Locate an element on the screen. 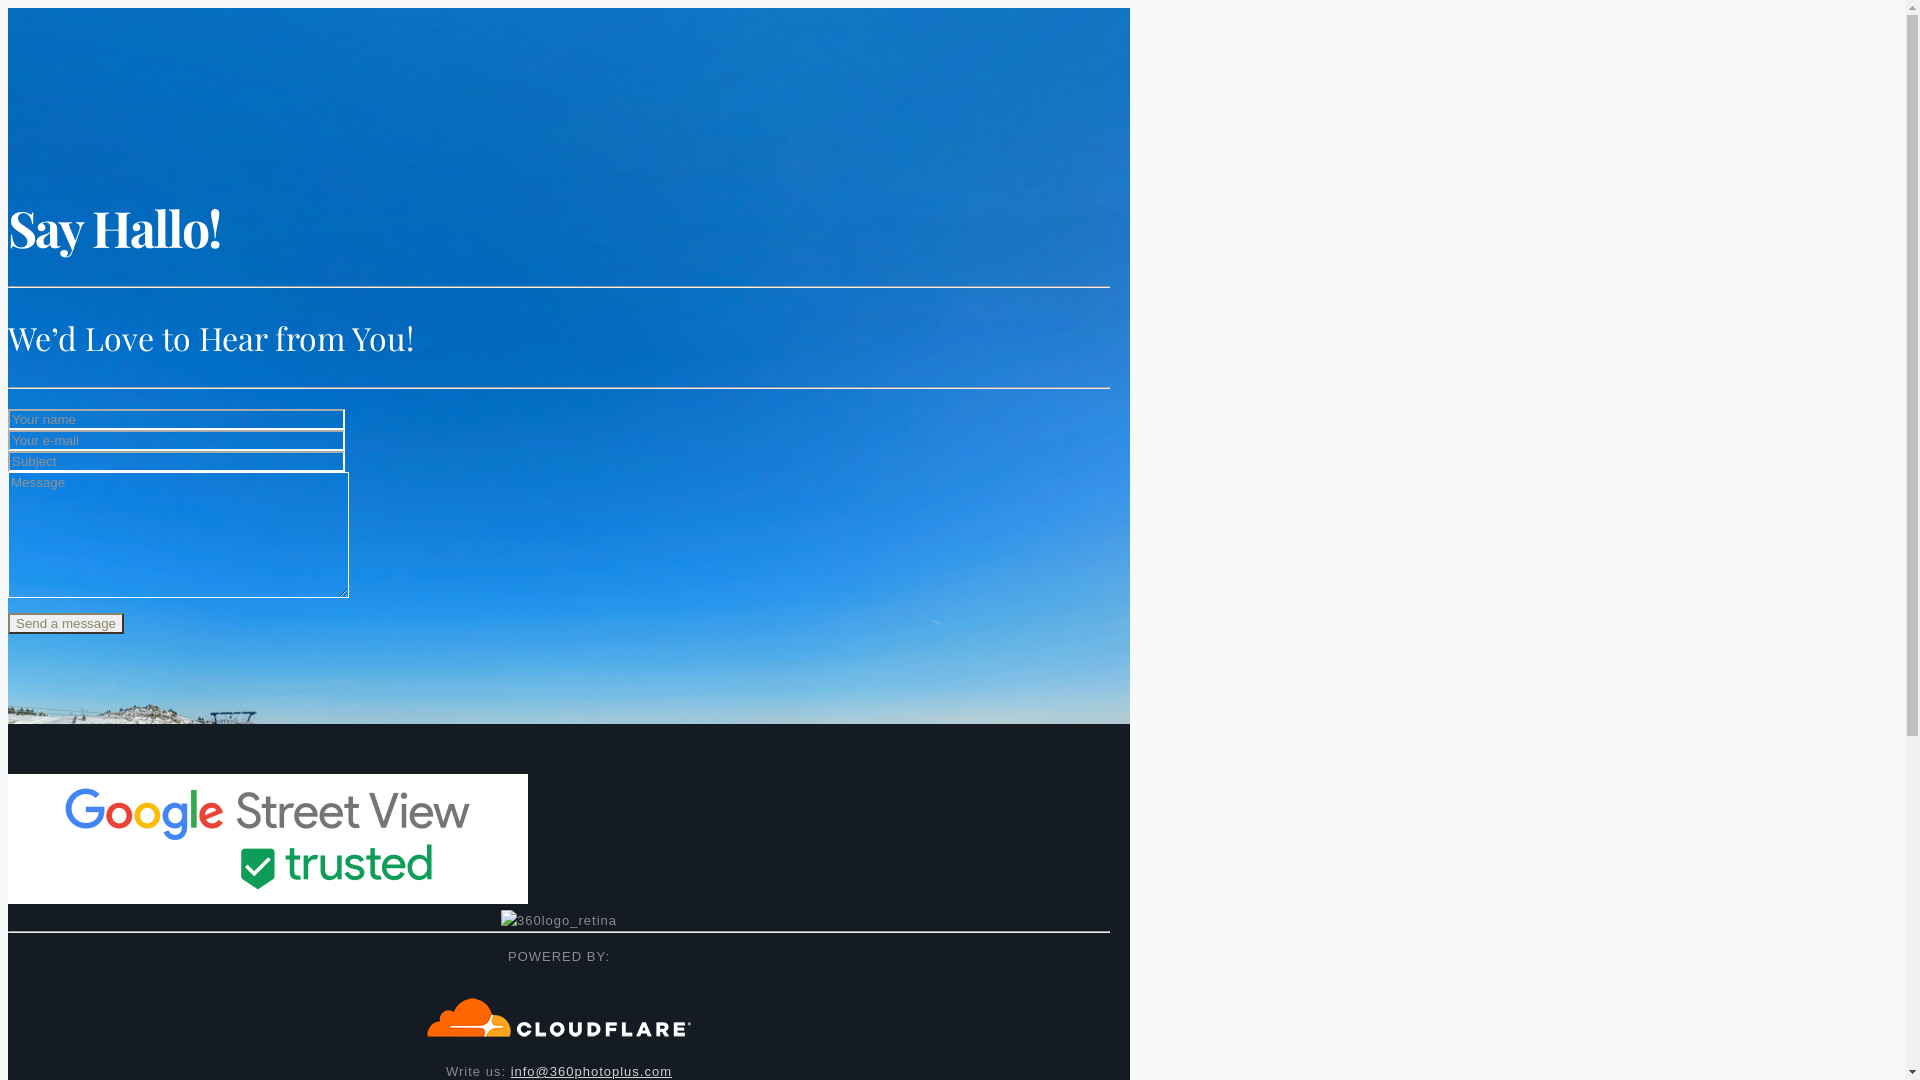 This screenshot has height=1080, width=1920. 'Send a message' is located at coordinates (66, 622).